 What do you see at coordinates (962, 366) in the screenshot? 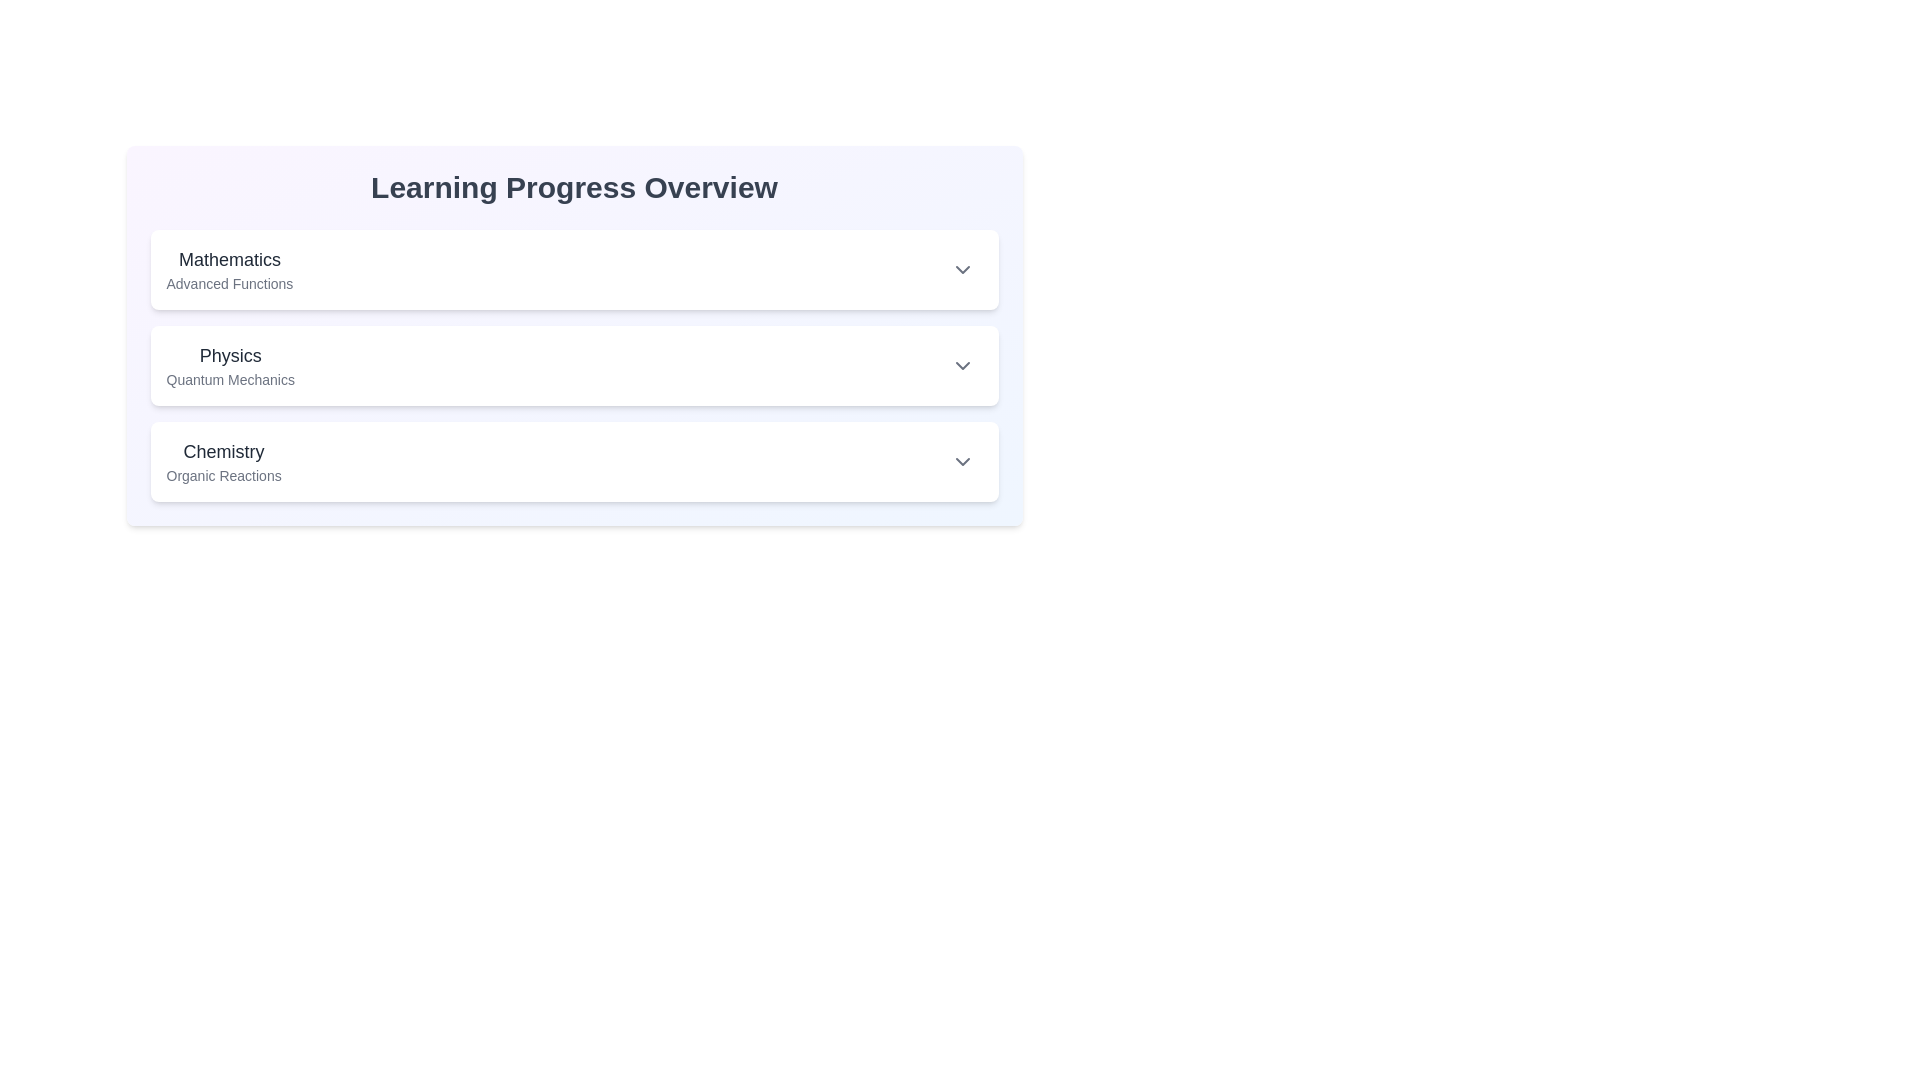
I see `the dropdown toggle button located at the far right of the 'Physics' section header` at bounding box center [962, 366].